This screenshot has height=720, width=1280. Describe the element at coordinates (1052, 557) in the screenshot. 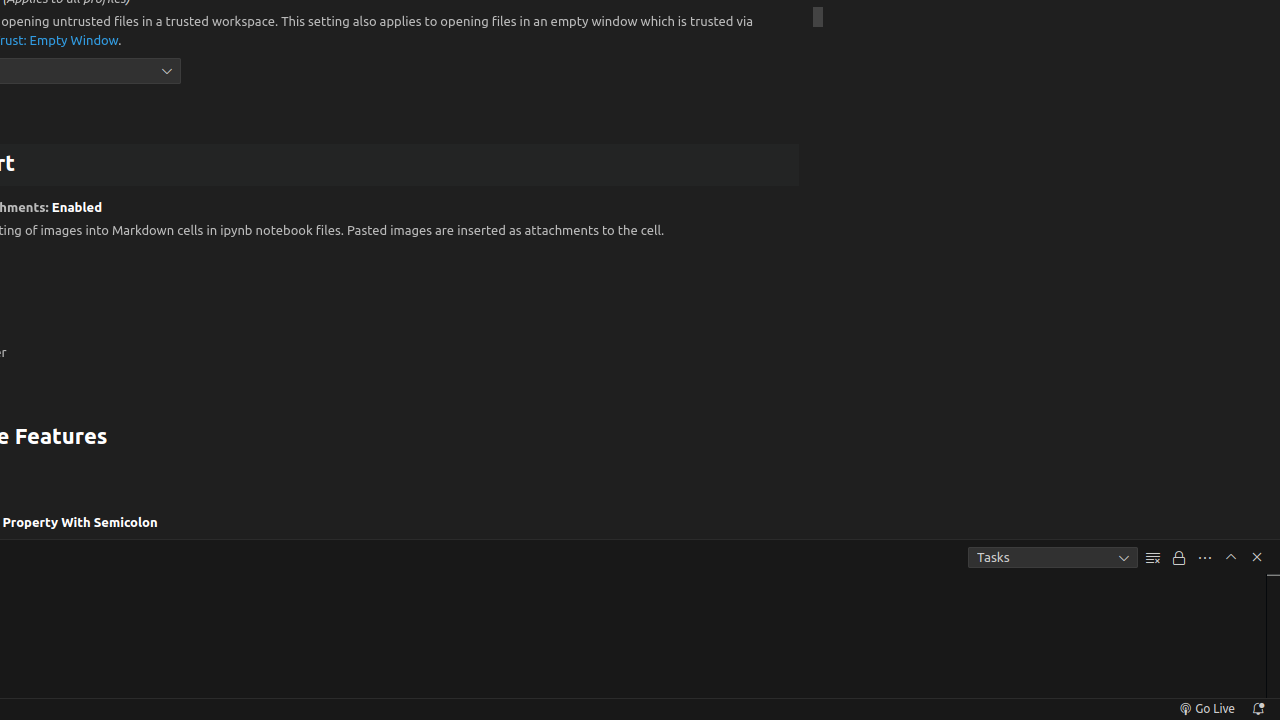

I see `'Tasks'` at that location.